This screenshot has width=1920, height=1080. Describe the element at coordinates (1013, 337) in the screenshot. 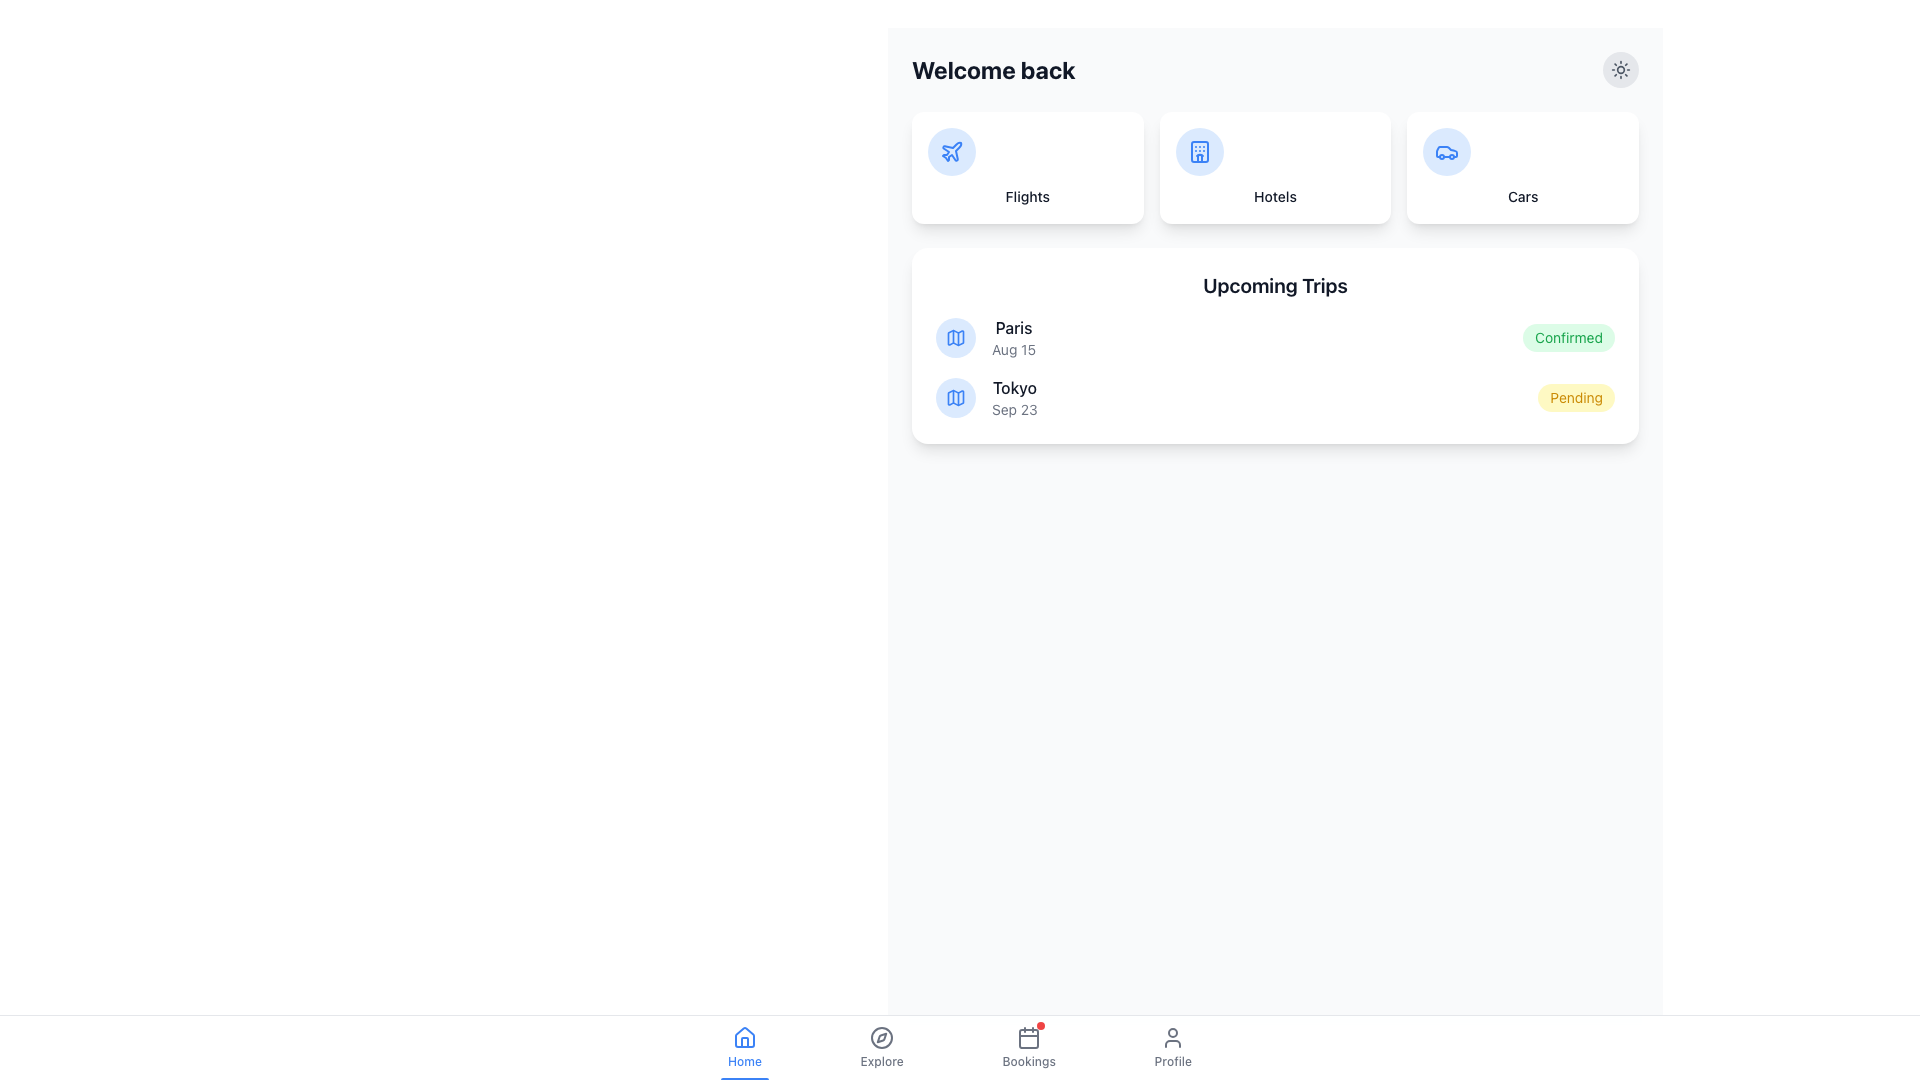

I see `the label displaying 'Paris' in bold and 'Aug 15' in lighter text, located in the 'Upcoming Trips' section, aligned with a map icon` at that location.